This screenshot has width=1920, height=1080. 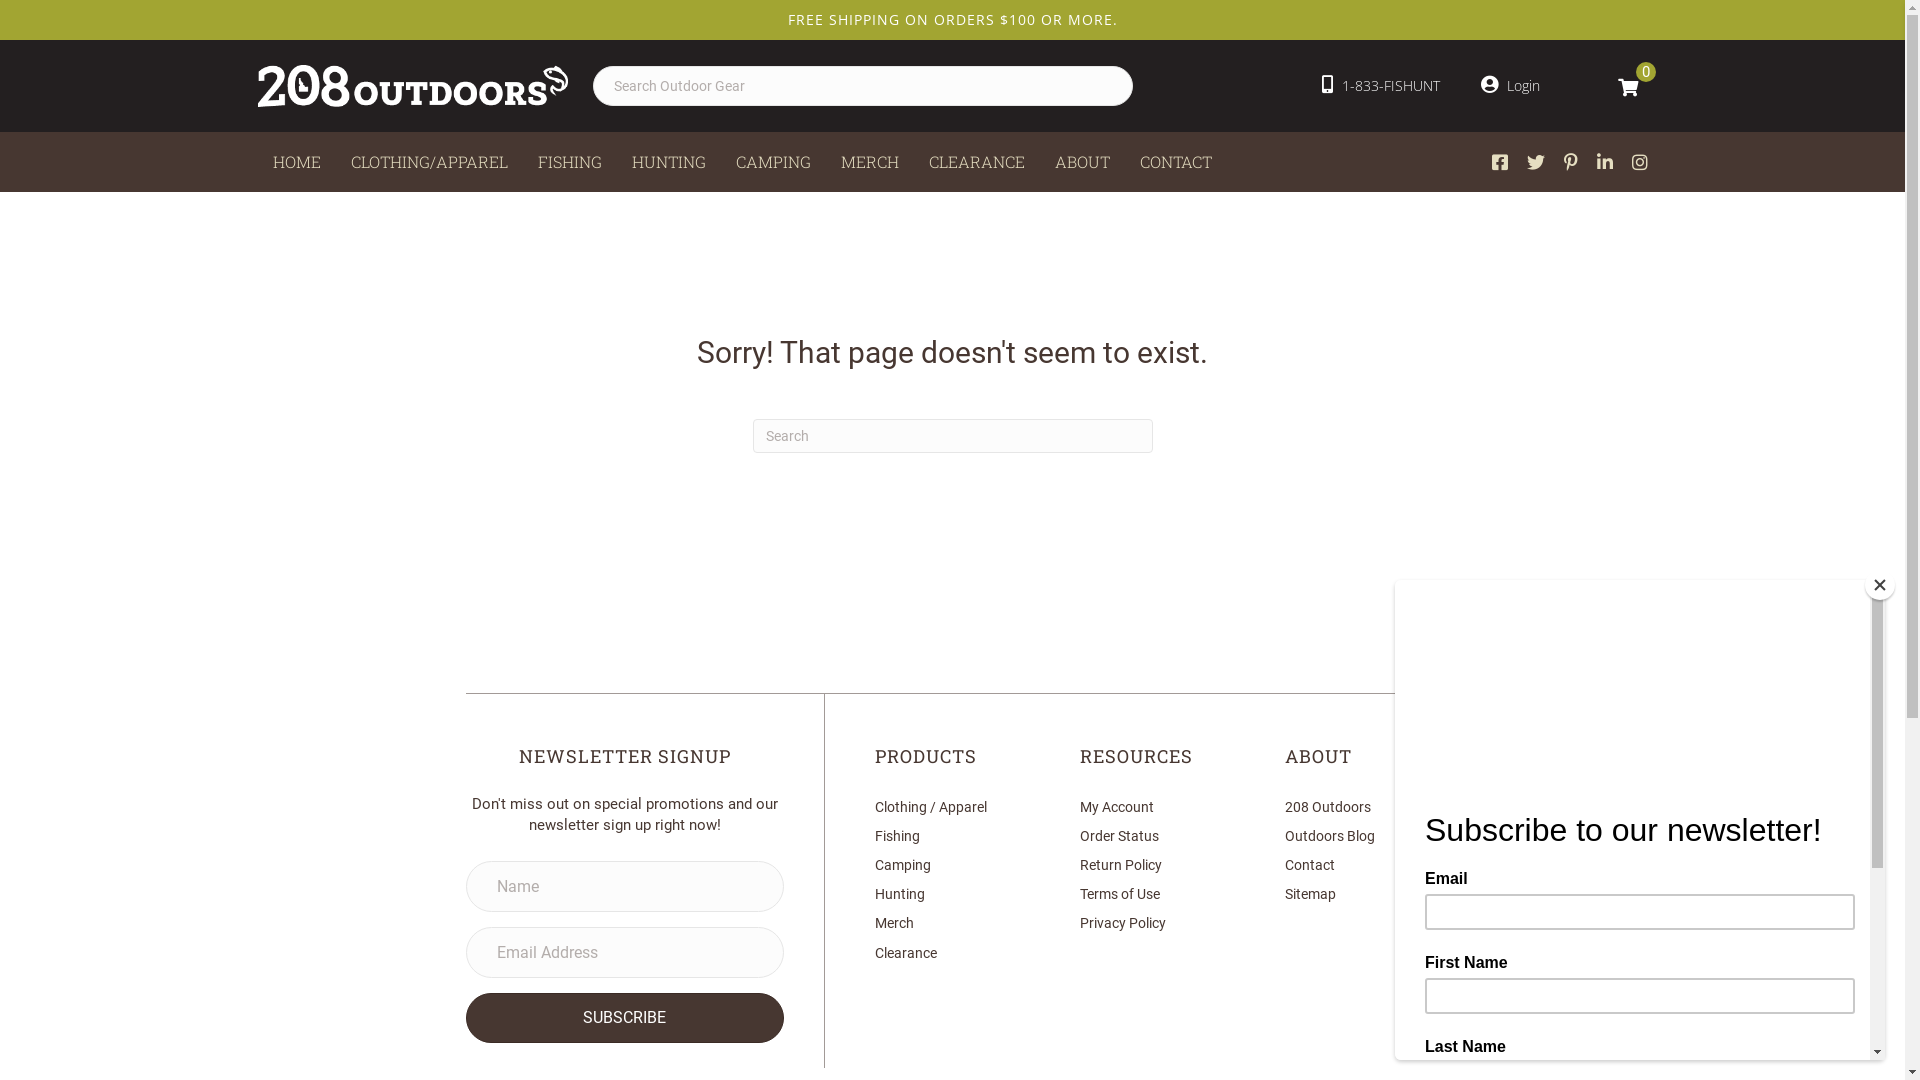 What do you see at coordinates (899, 893) in the screenshot?
I see `'Hunting'` at bounding box center [899, 893].